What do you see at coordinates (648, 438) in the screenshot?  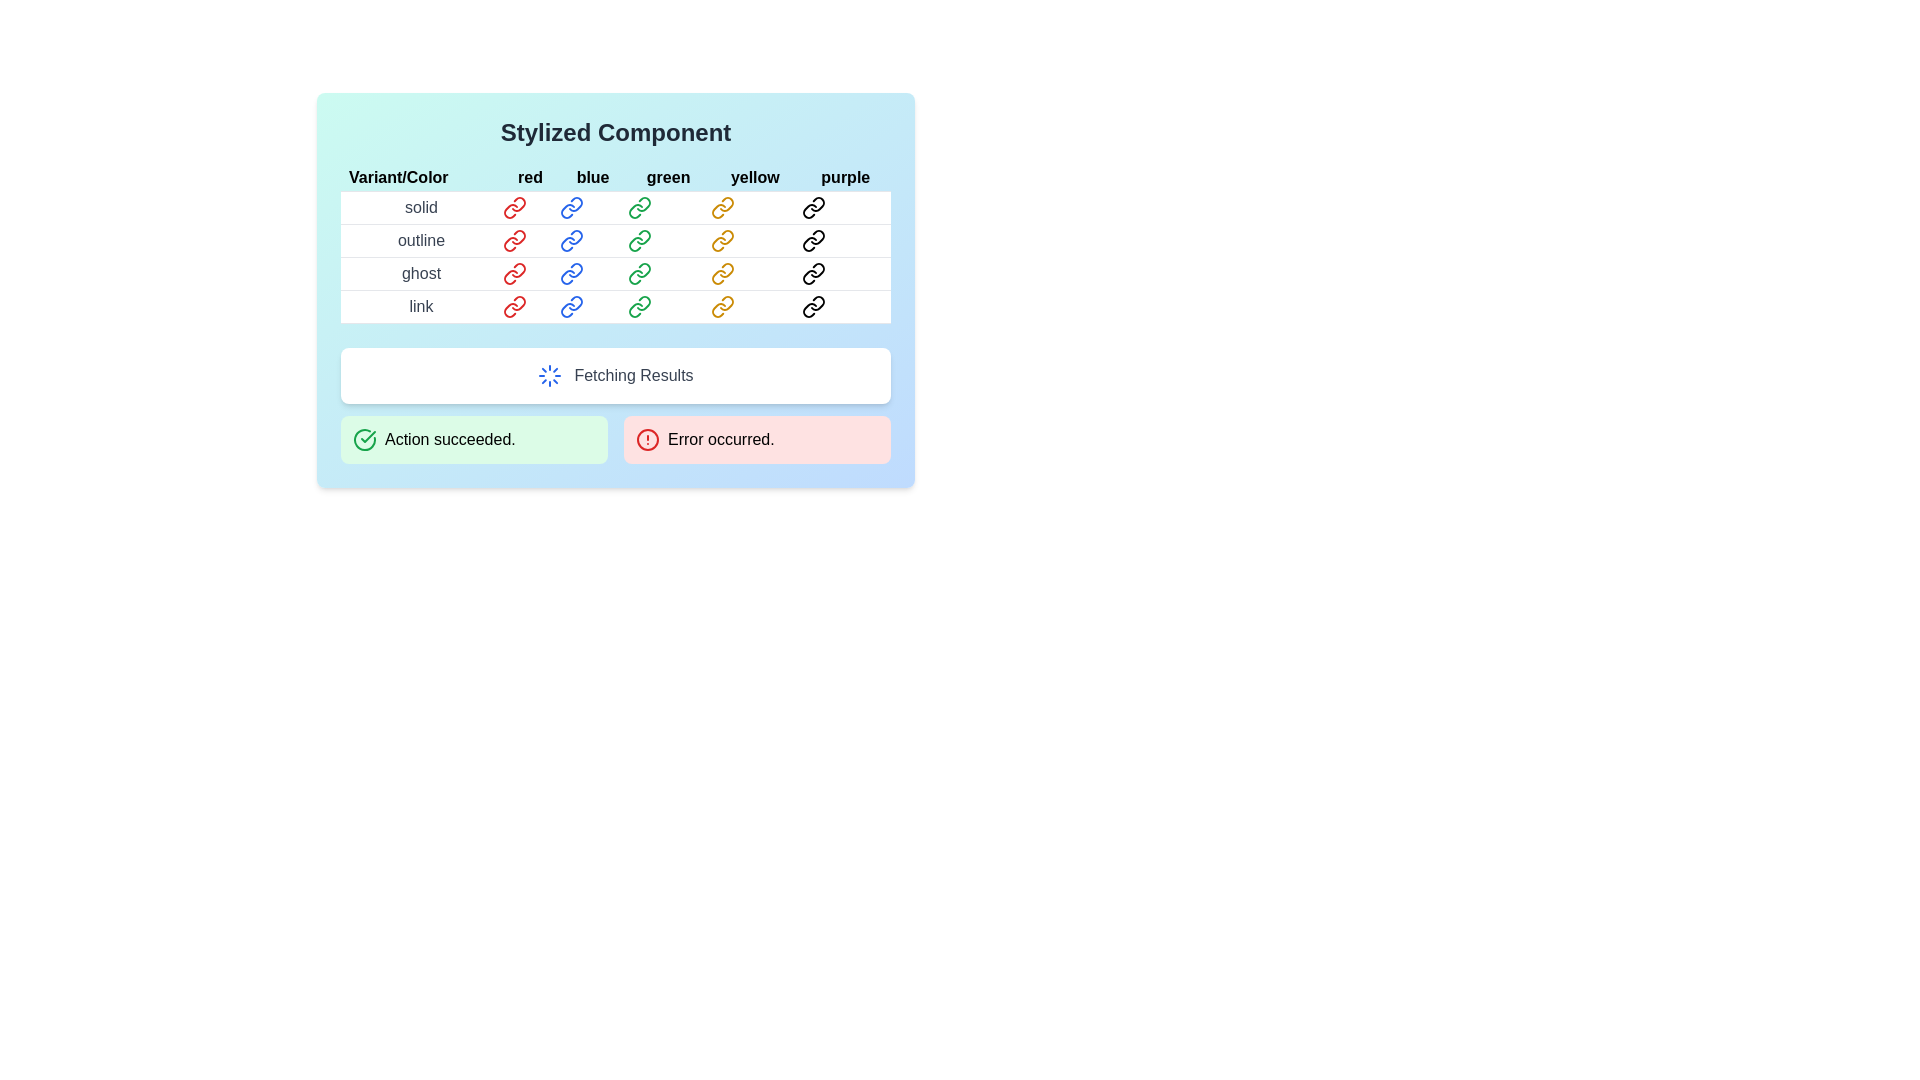 I see `the central circle of the alert icon indicating an error status, which is located in the lower right portion of the interface` at bounding box center [648, 438].